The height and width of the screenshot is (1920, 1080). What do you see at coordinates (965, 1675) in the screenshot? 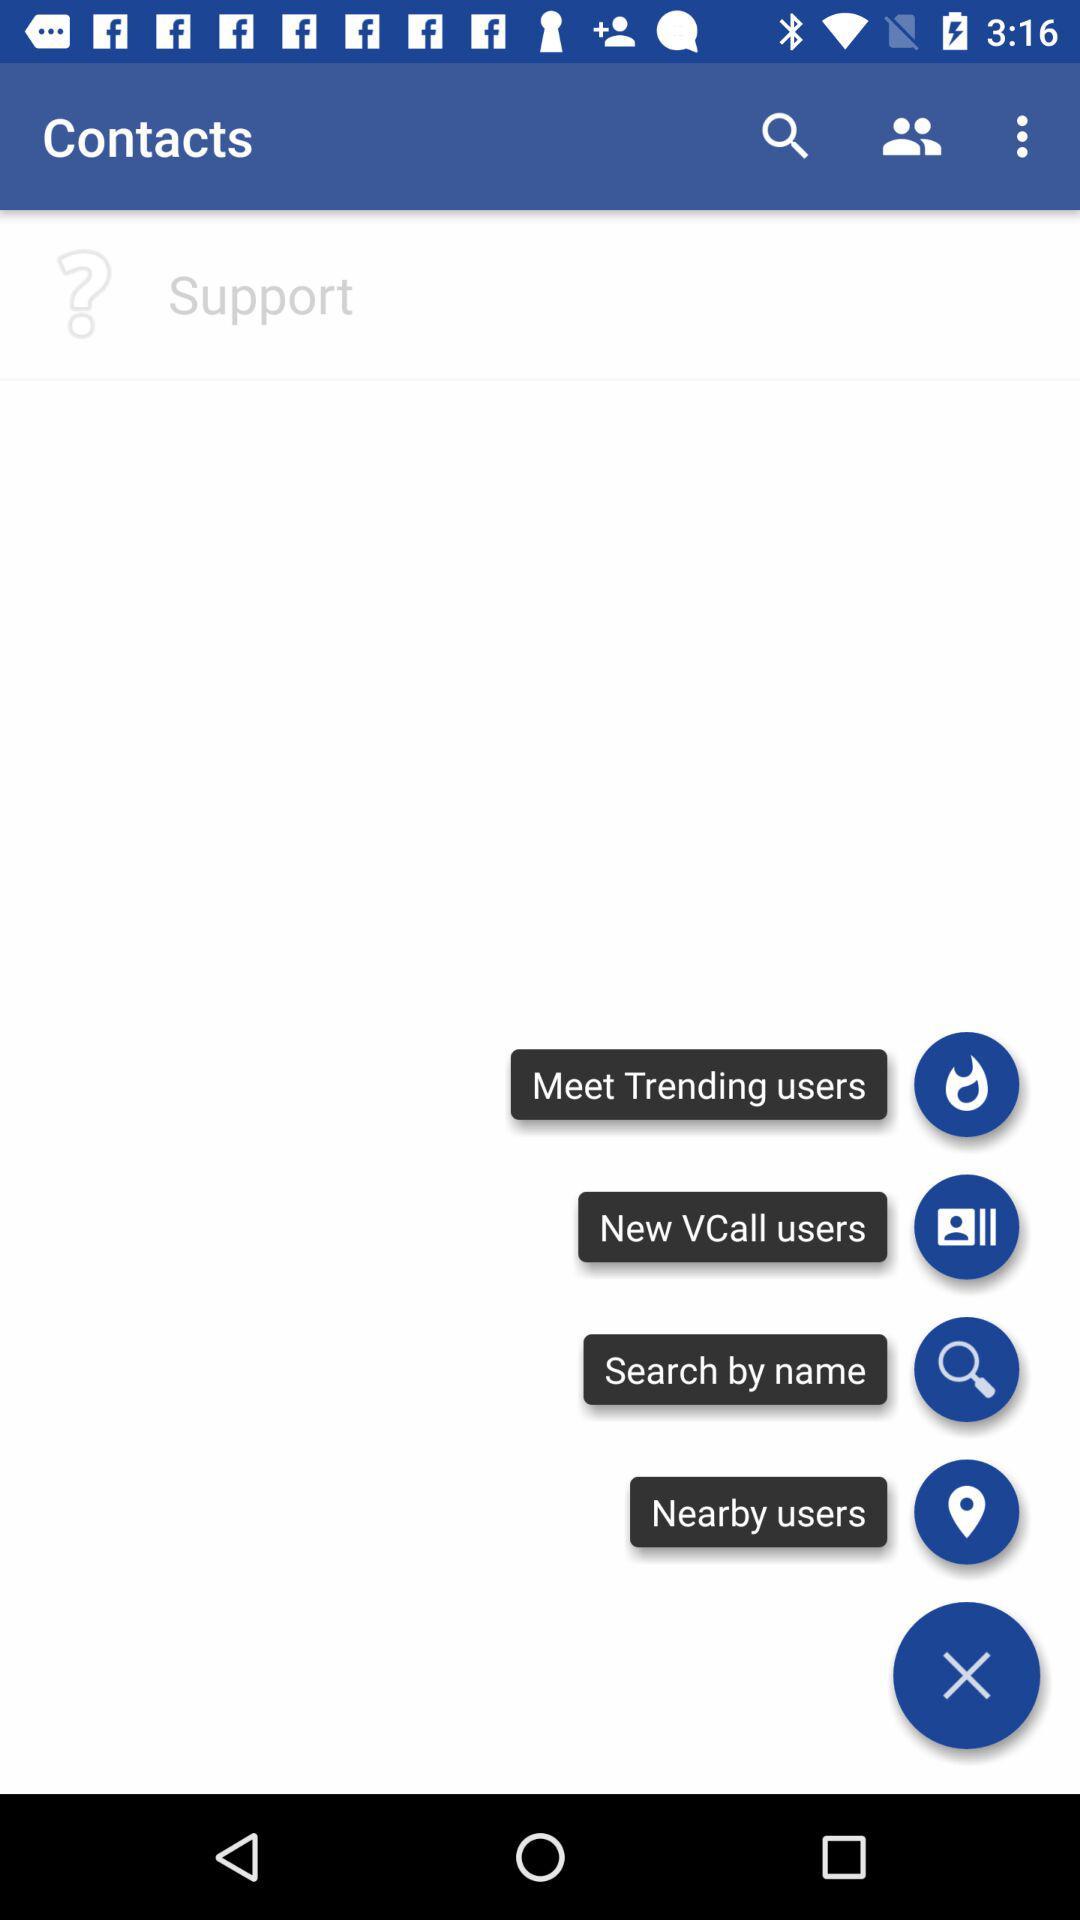
I see `the close icon` at bounding box center [965, 1675].